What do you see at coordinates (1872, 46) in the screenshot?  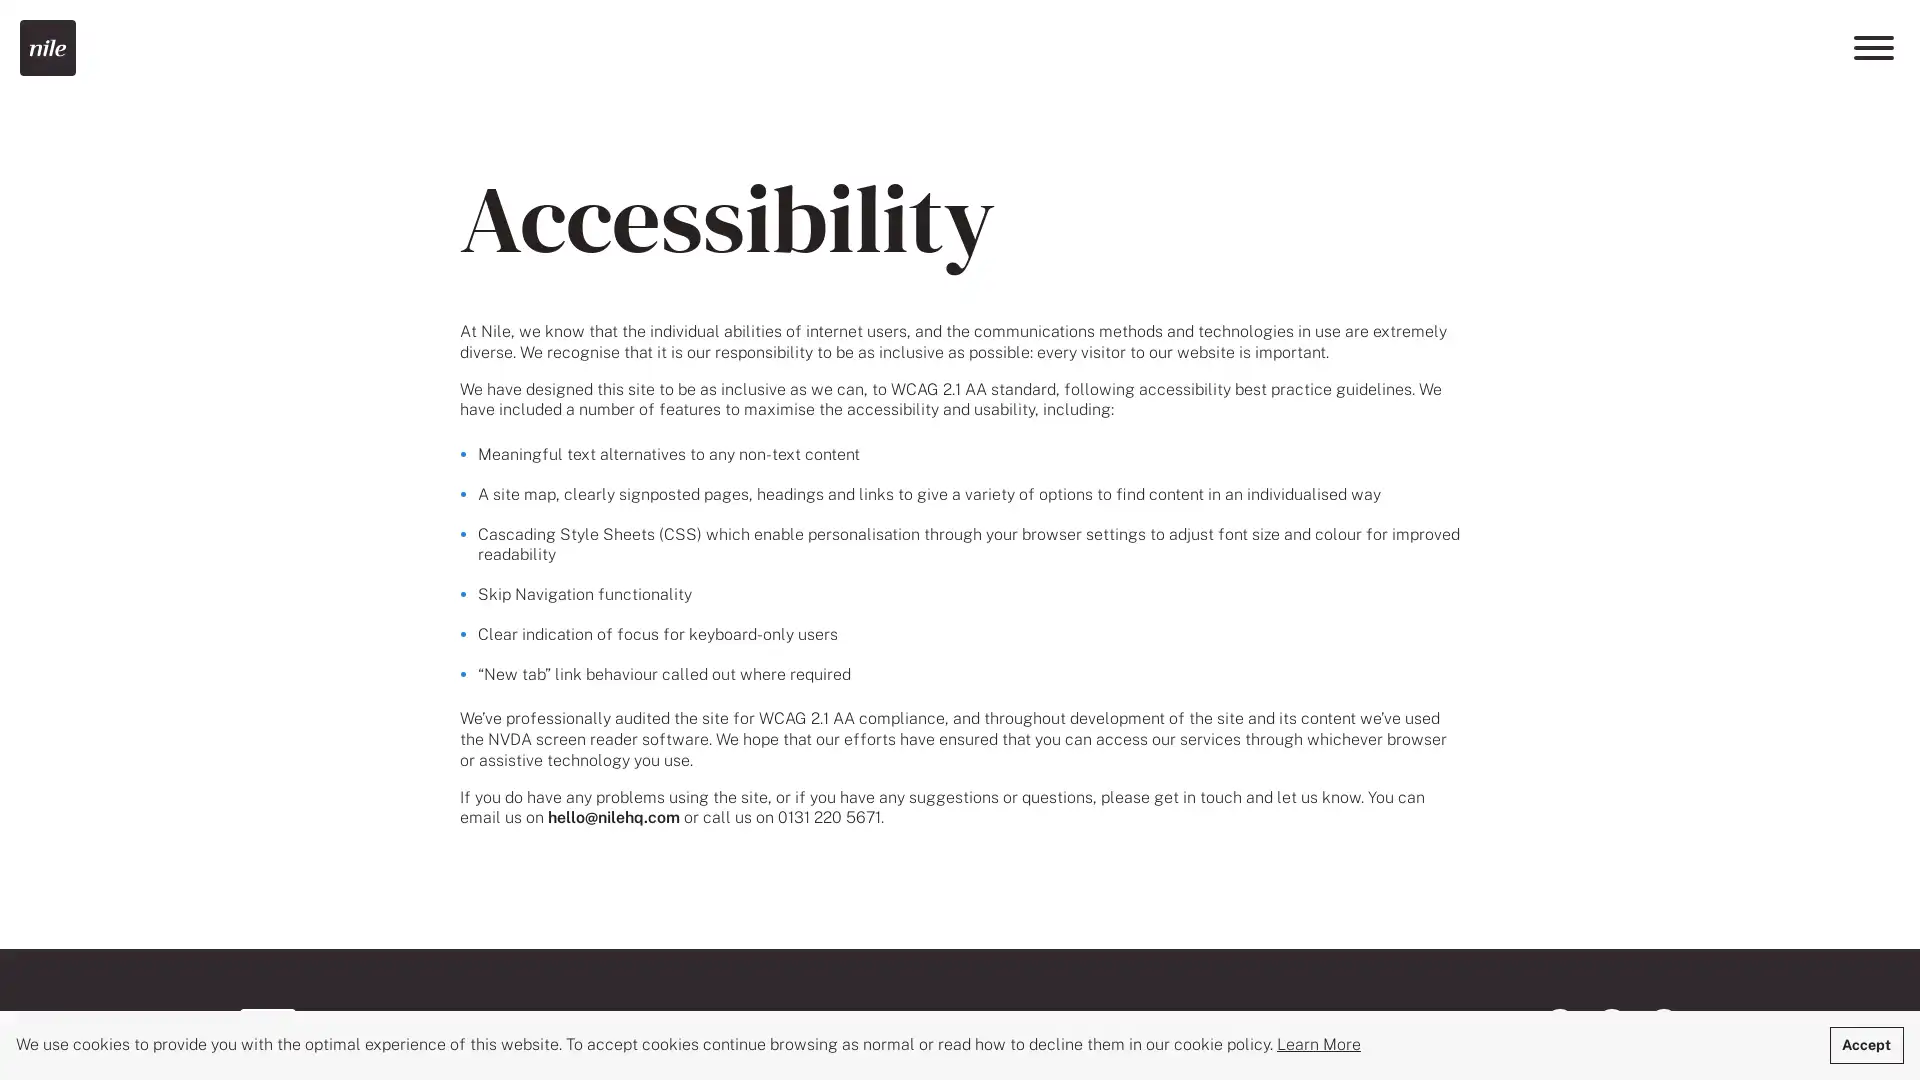 I see `Menu` at bounding box center [1872, 46].